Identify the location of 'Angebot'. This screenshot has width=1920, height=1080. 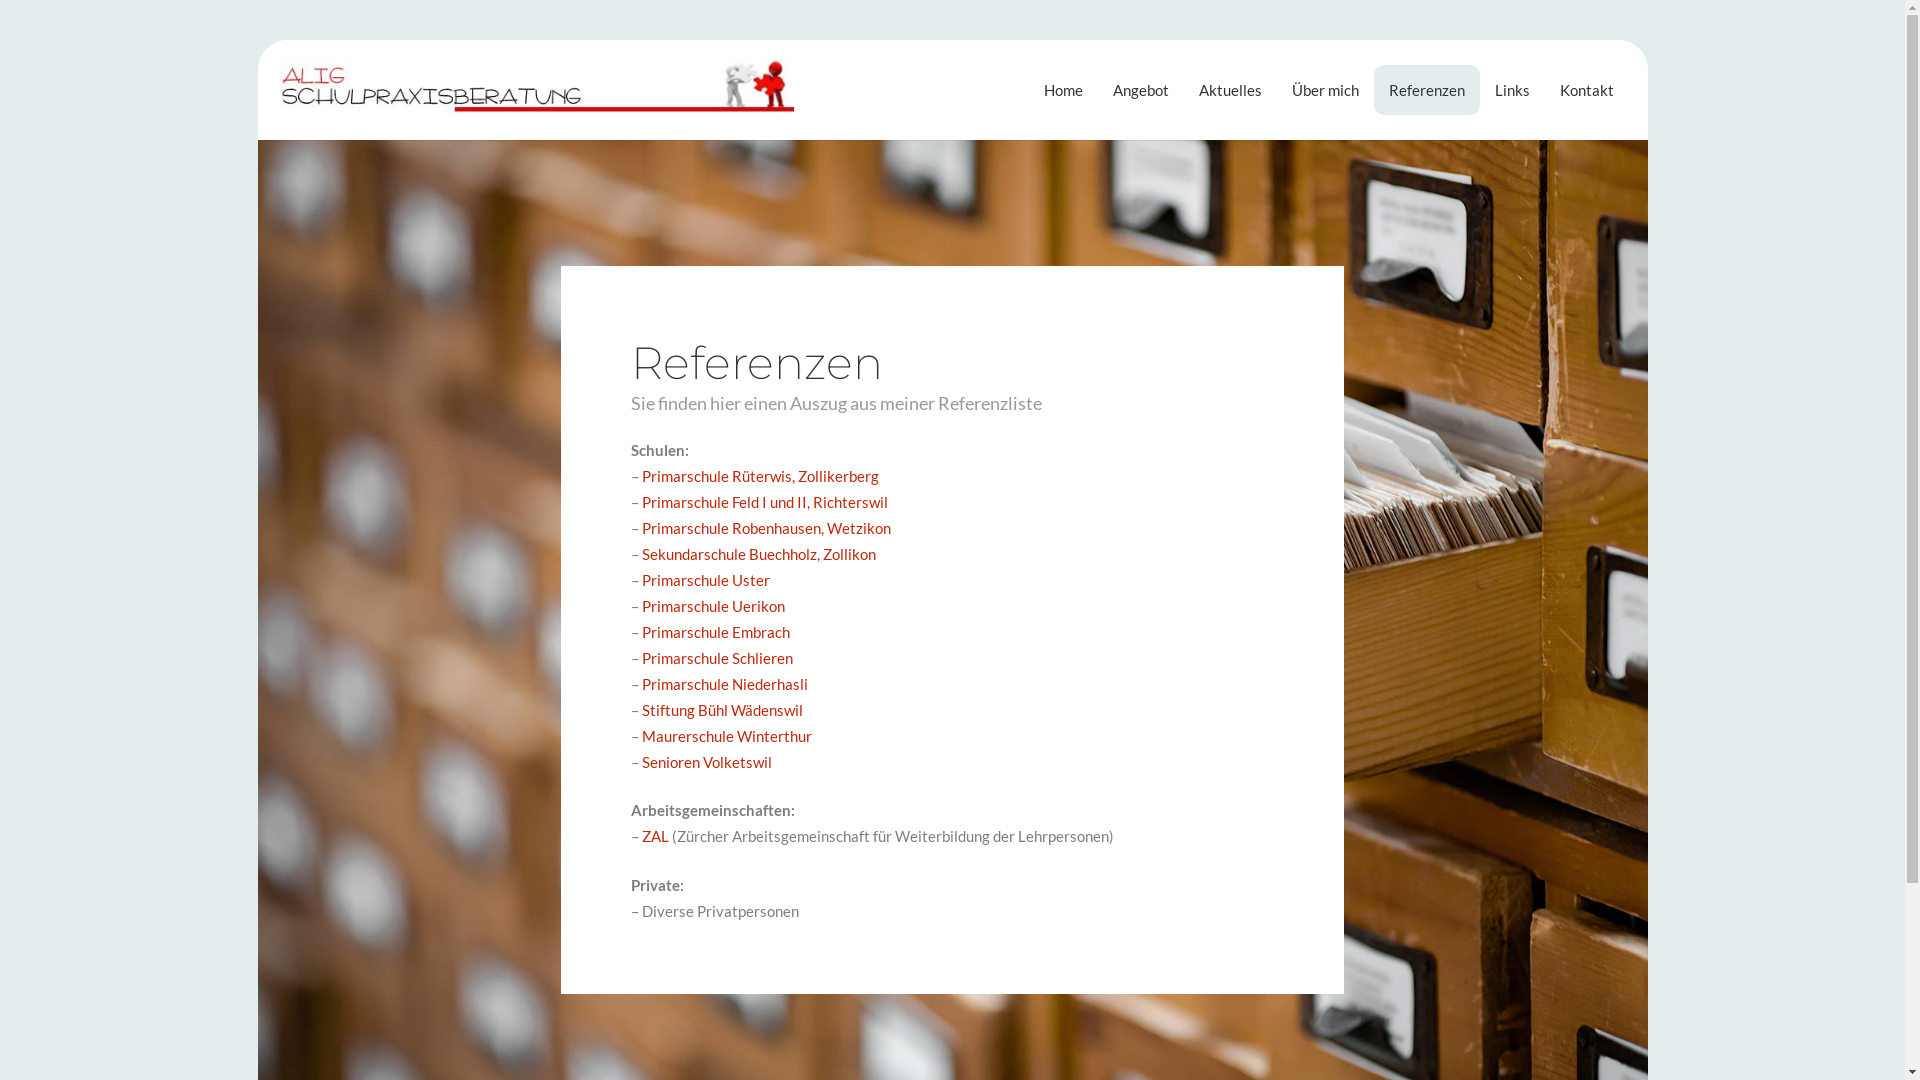
(1141, 88).